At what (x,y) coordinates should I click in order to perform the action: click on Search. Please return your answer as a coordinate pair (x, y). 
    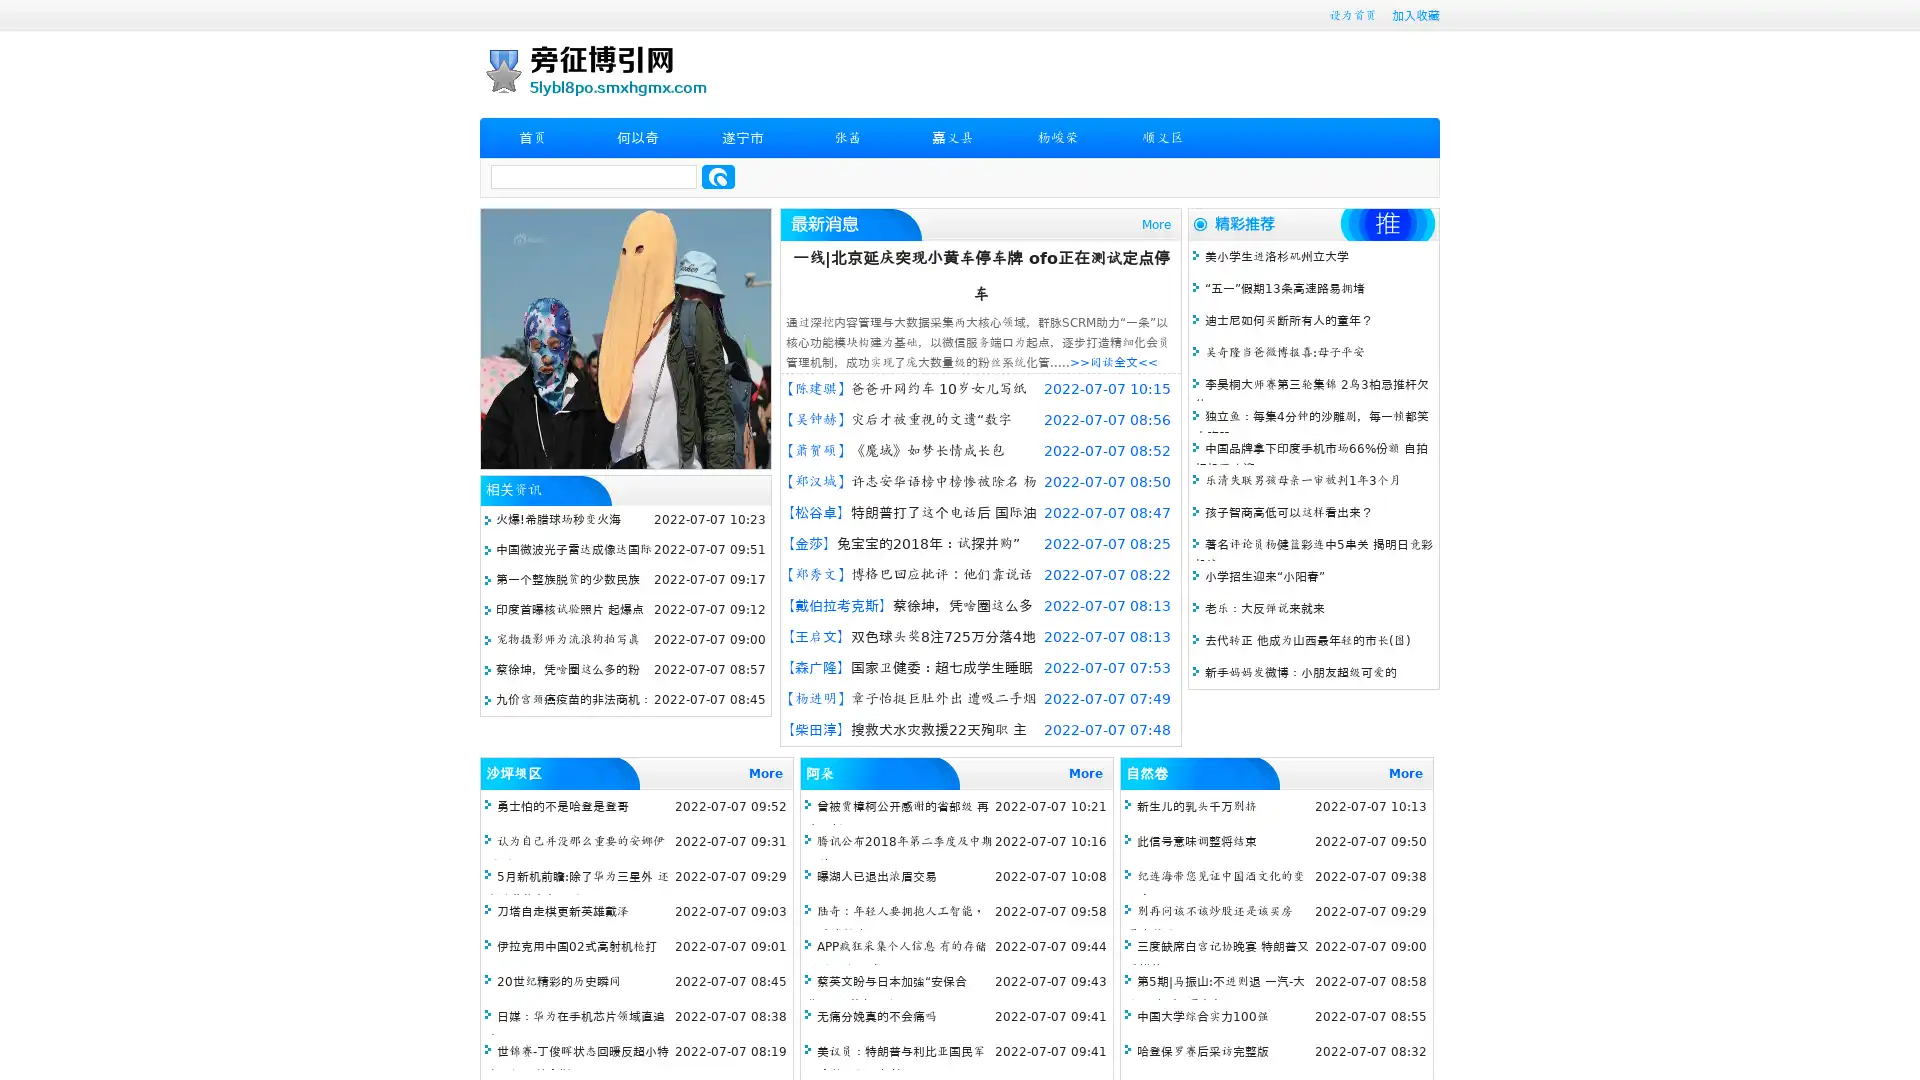
    Looking at the image, I should click on (718, 176).